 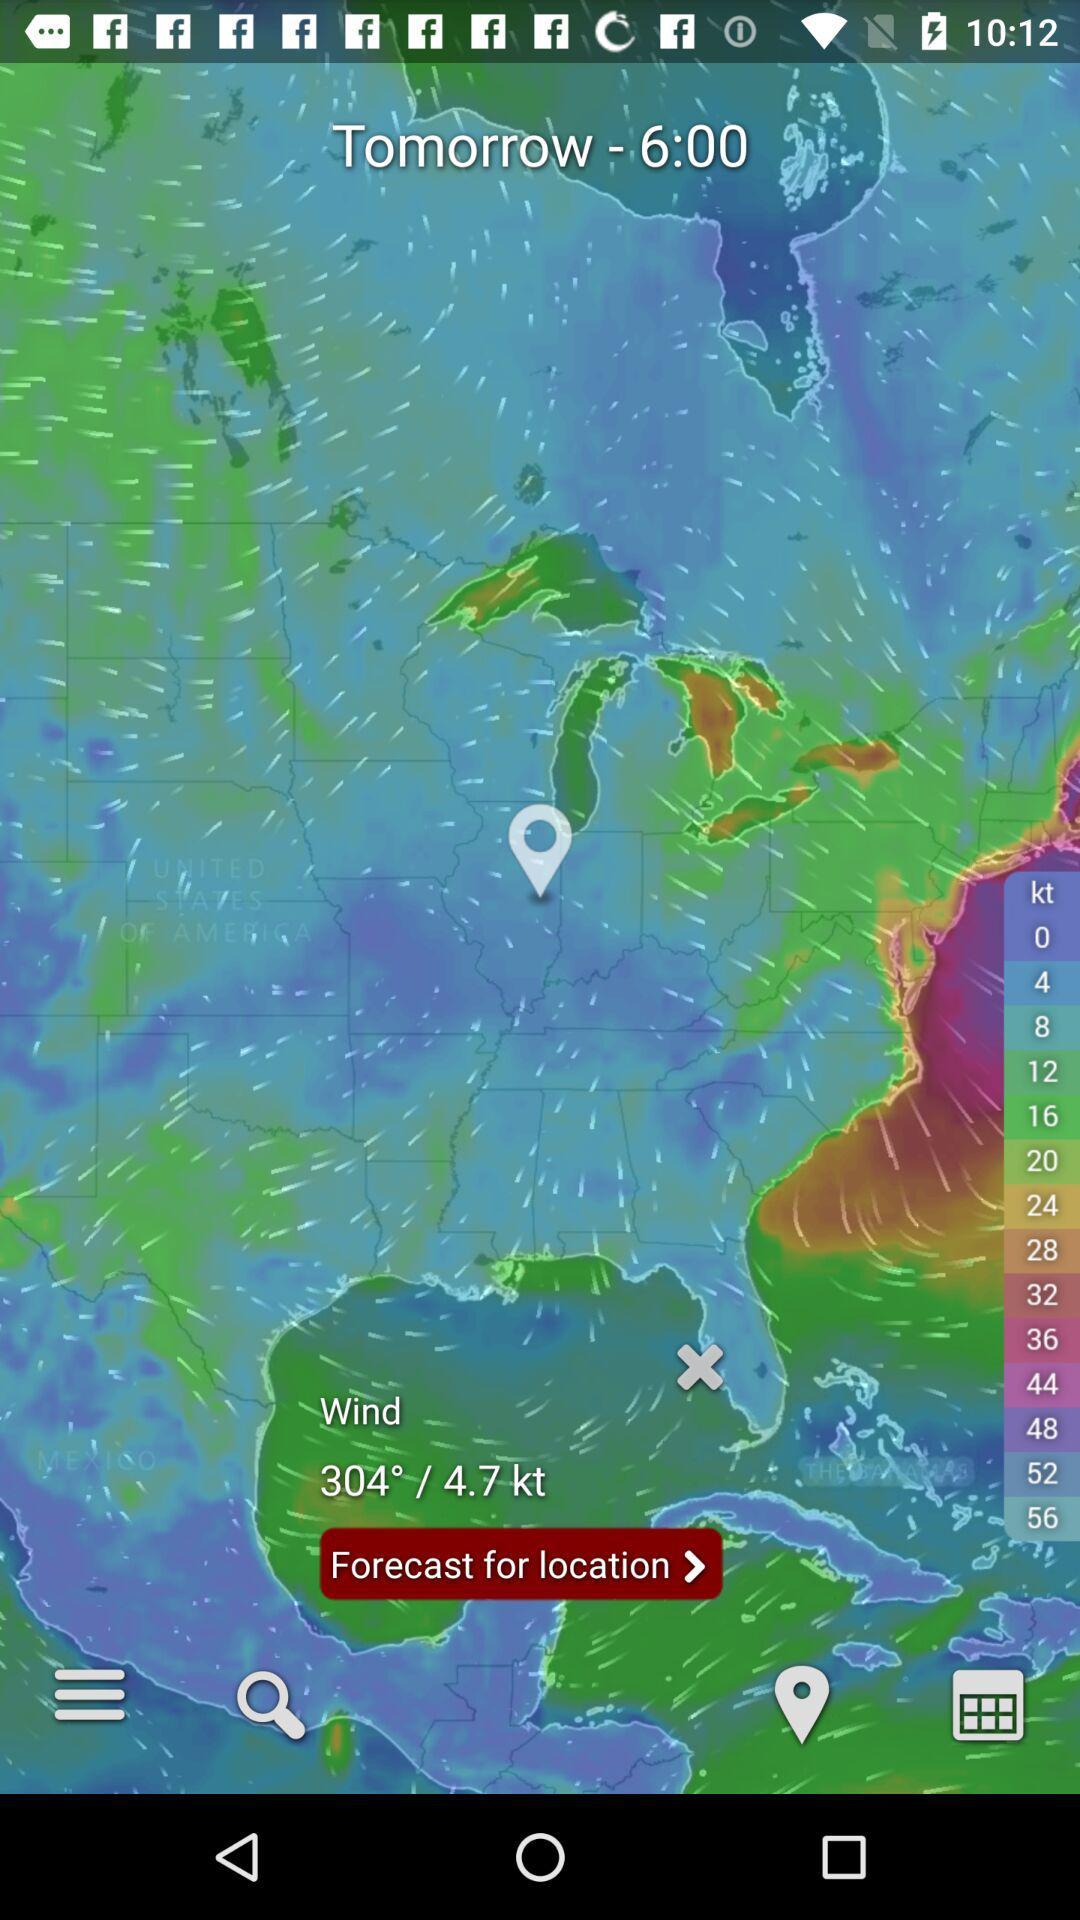 I want to click on the icon next to d, so click(x=271, y=1702).